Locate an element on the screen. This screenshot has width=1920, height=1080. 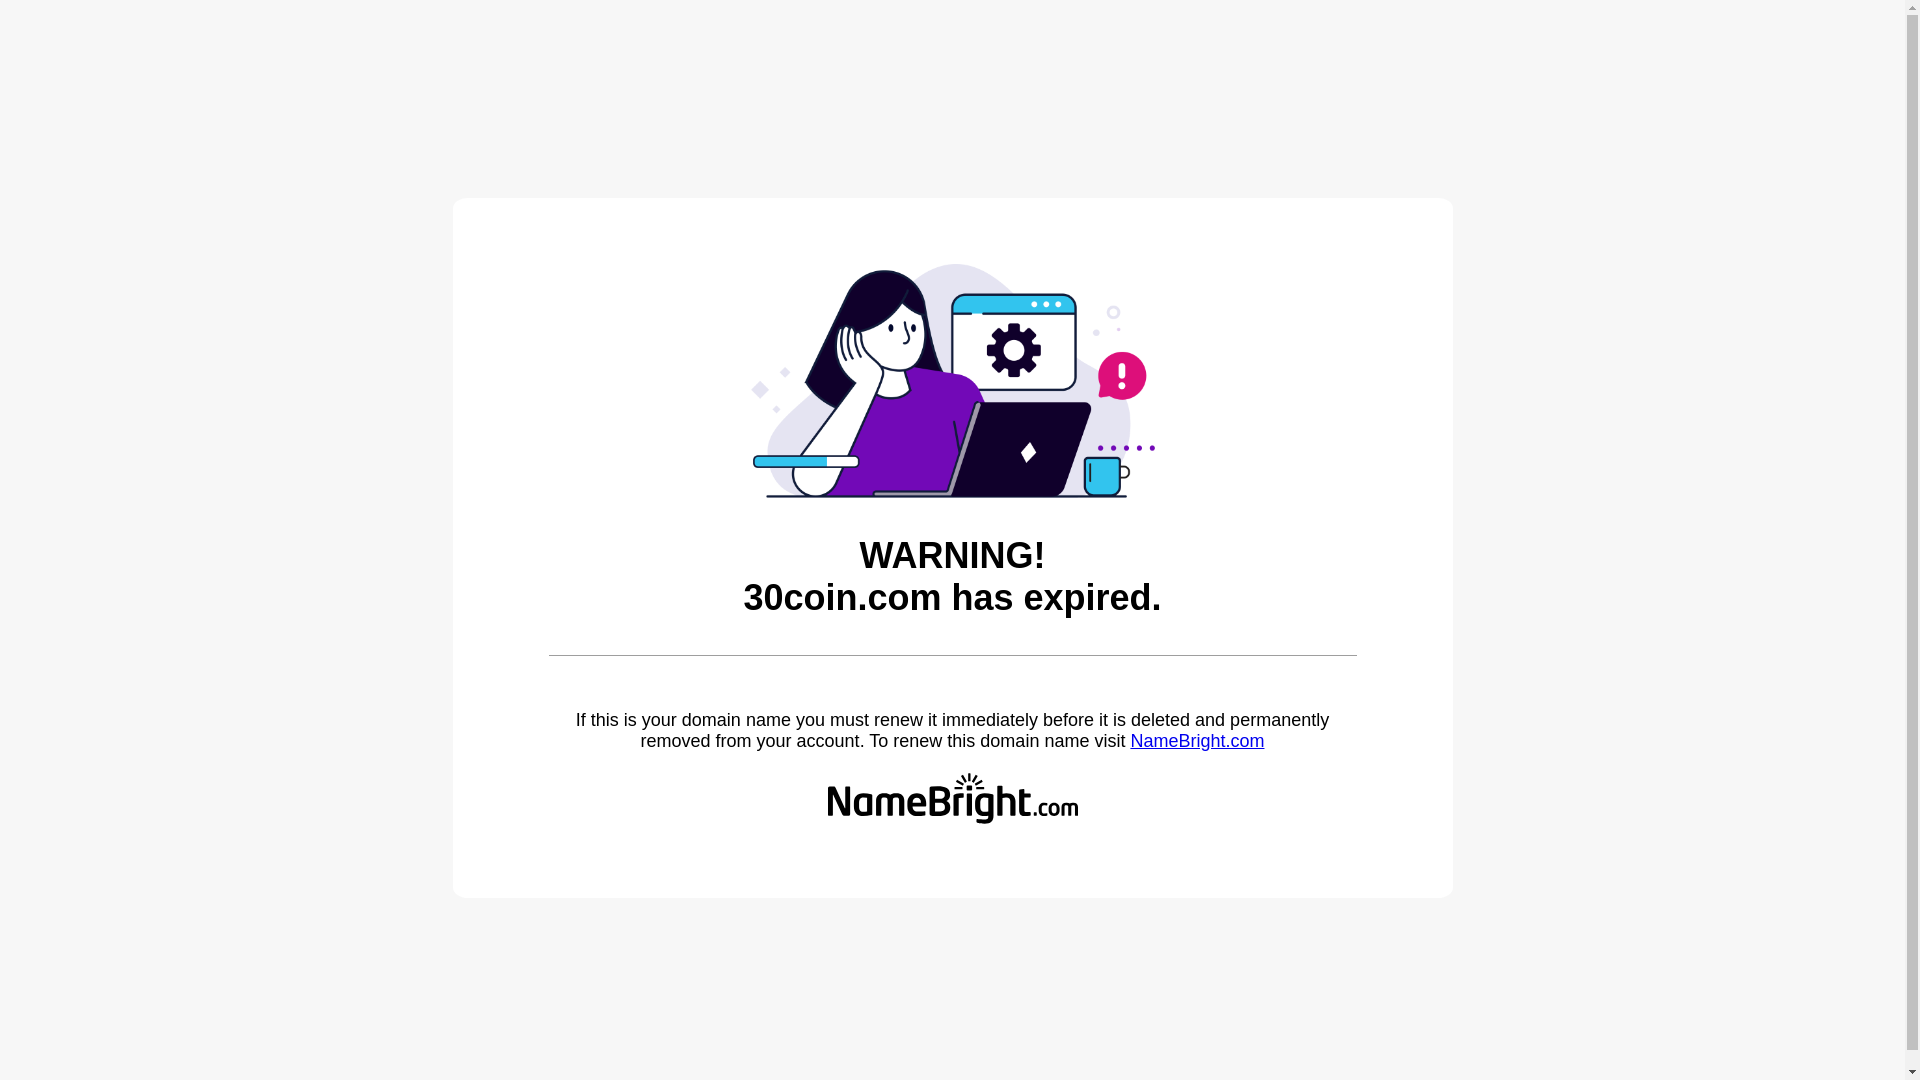
'NameBright.com' is located at coordinates (1129, 740).